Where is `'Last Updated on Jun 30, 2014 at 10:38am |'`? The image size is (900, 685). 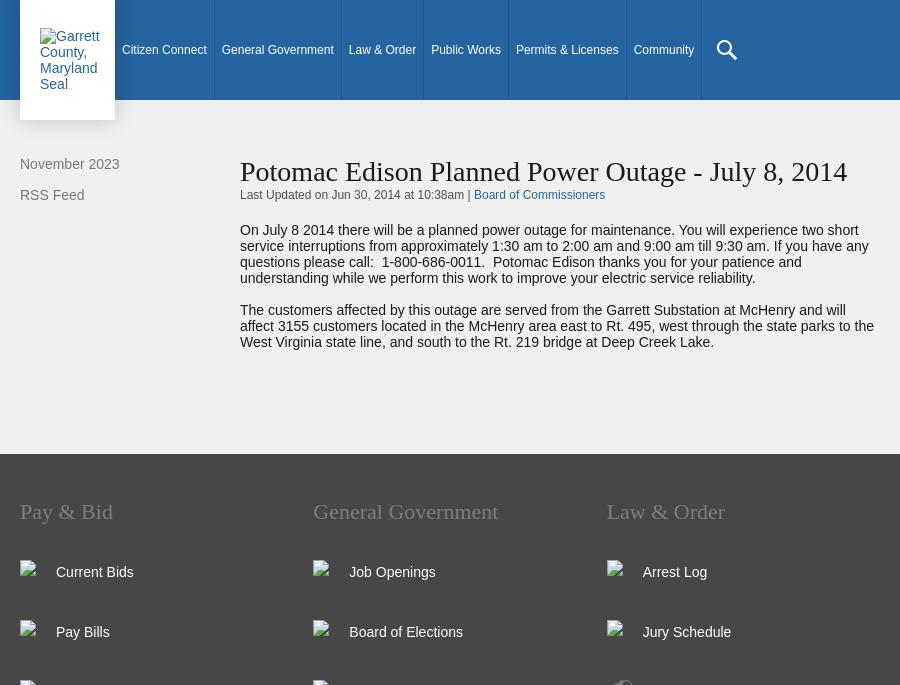
'Last Updated on Jun 30, 2014 at 10:38am |' is located at coordinates (356, 195).